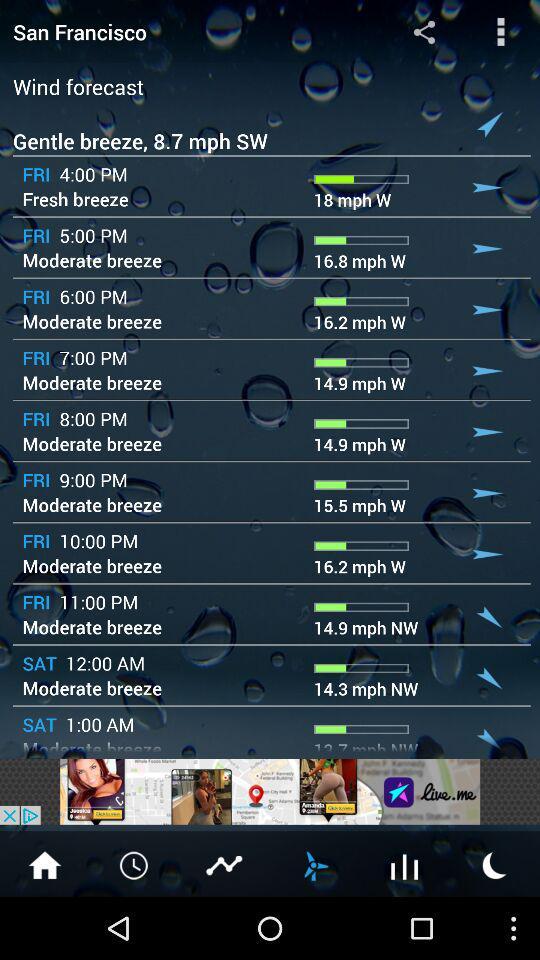 This screenshot has height=960, width=540. Describe the element at coordinates (494, 863) in the screenshot. I see `sunrise/sunset times` at that location.